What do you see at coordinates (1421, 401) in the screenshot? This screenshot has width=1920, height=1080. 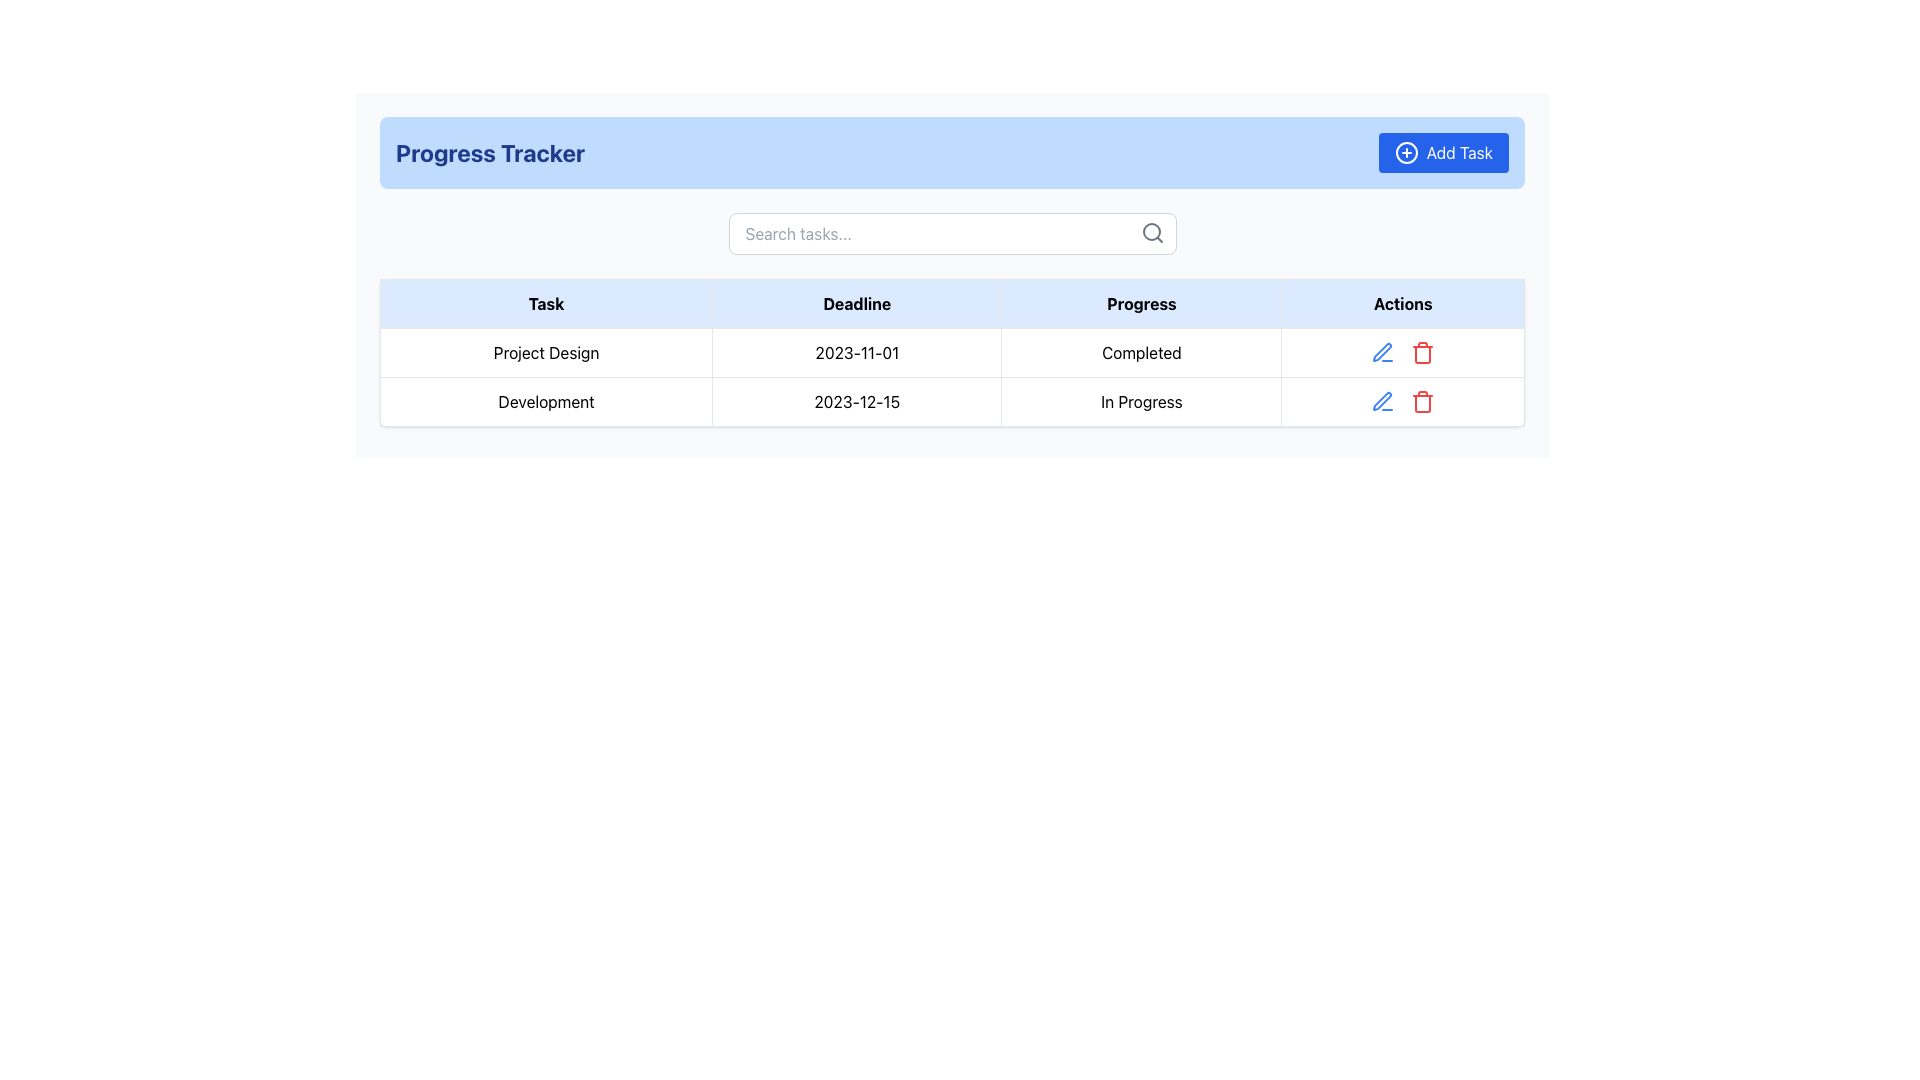 I see `the 'Delete' button, which is the second icon in the action bar of the second row in the table, to initiate the delete action` at bounding box center [1421, 401].